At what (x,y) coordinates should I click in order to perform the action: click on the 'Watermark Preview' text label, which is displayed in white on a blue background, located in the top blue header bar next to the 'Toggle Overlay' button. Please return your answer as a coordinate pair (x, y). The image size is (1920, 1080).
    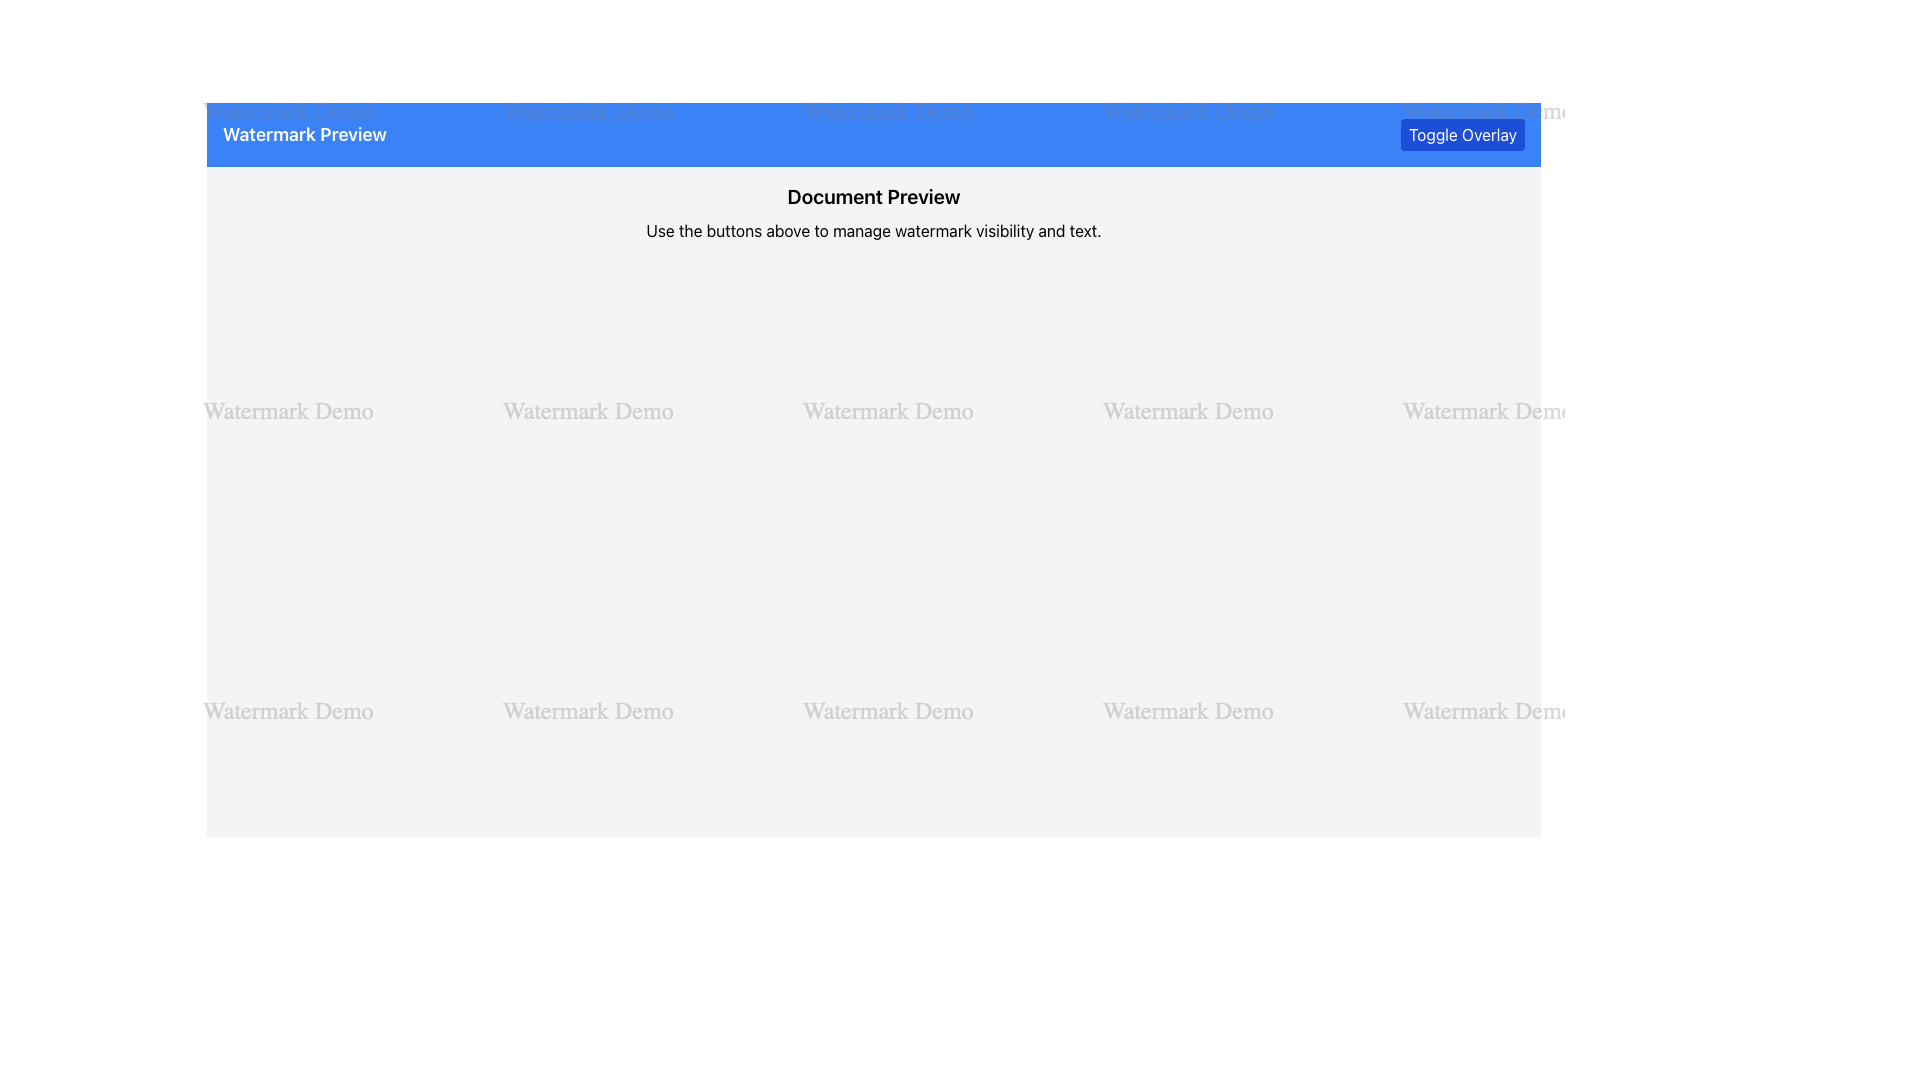
    Looking at the image, I should click on (303, 135).